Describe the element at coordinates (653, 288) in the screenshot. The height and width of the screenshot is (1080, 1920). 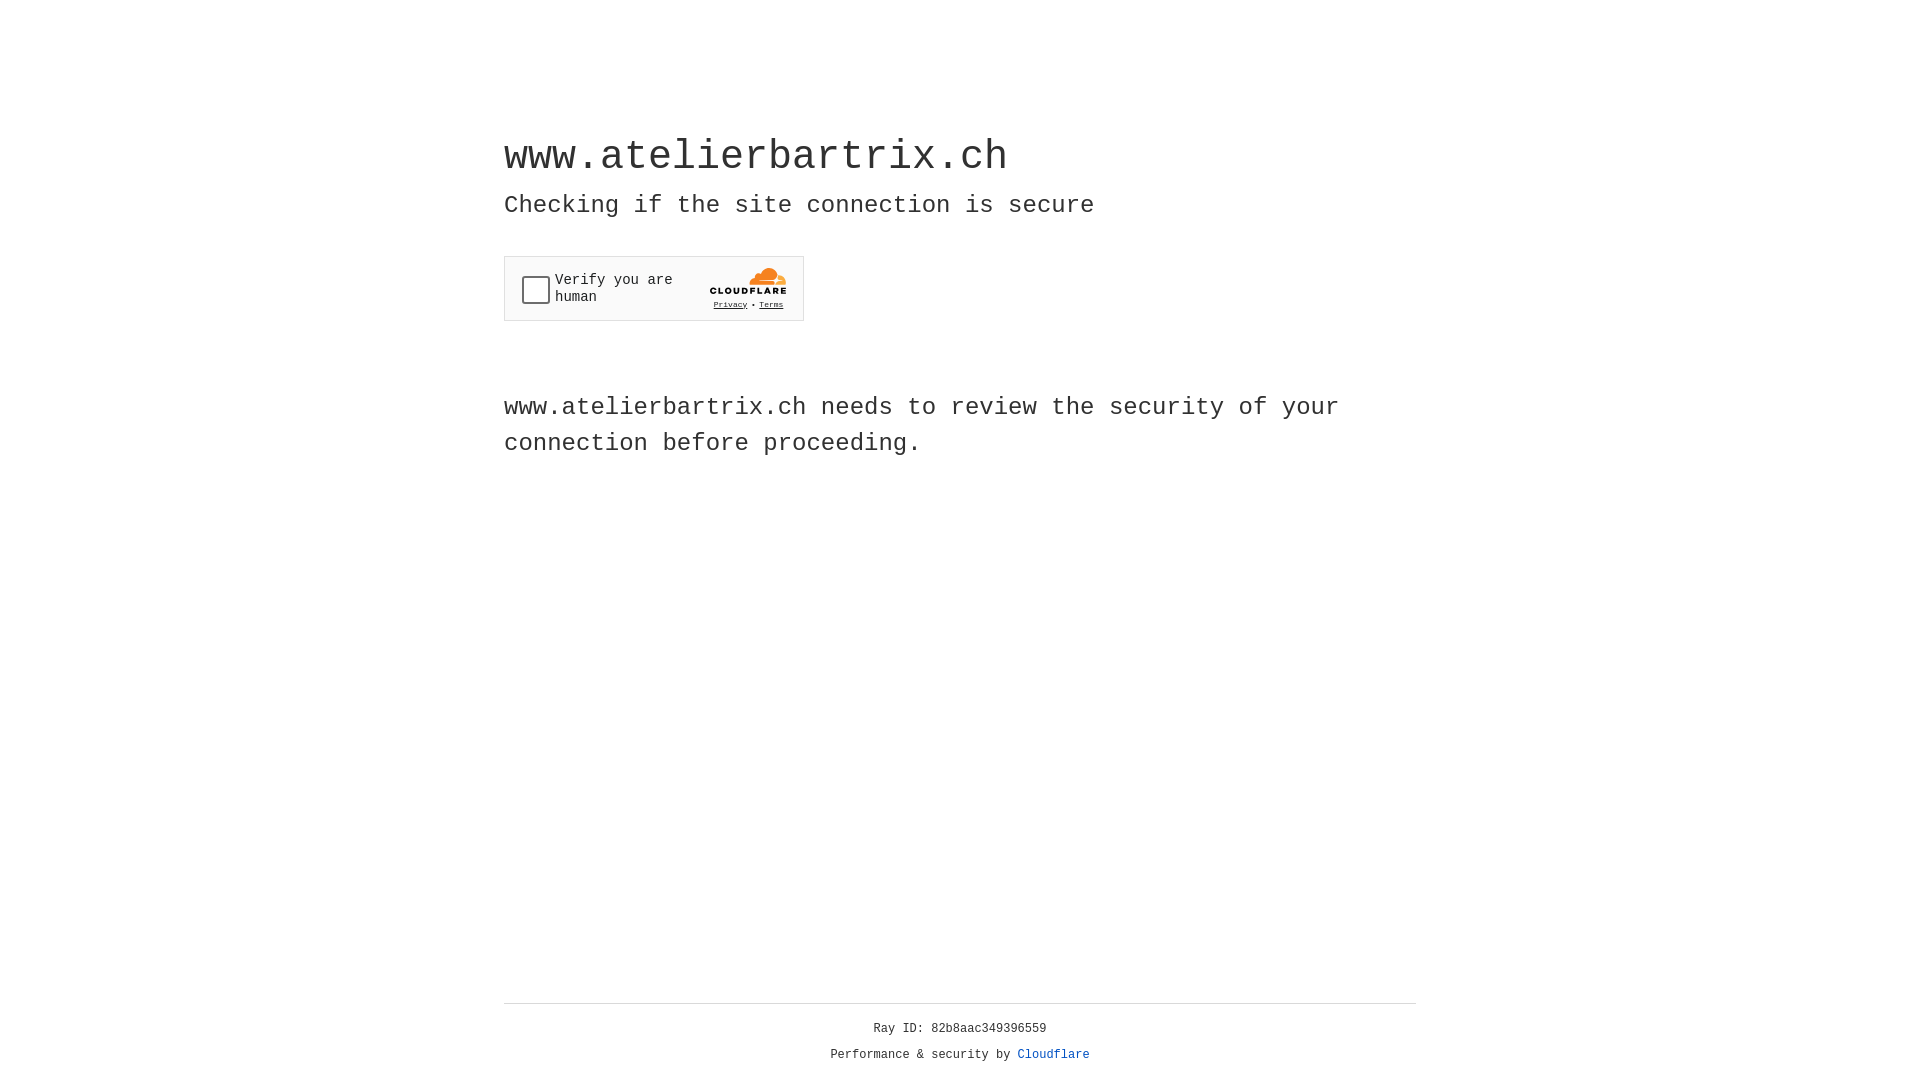
I see `'Widget containing a Cloudflare security challenge'` at that location.